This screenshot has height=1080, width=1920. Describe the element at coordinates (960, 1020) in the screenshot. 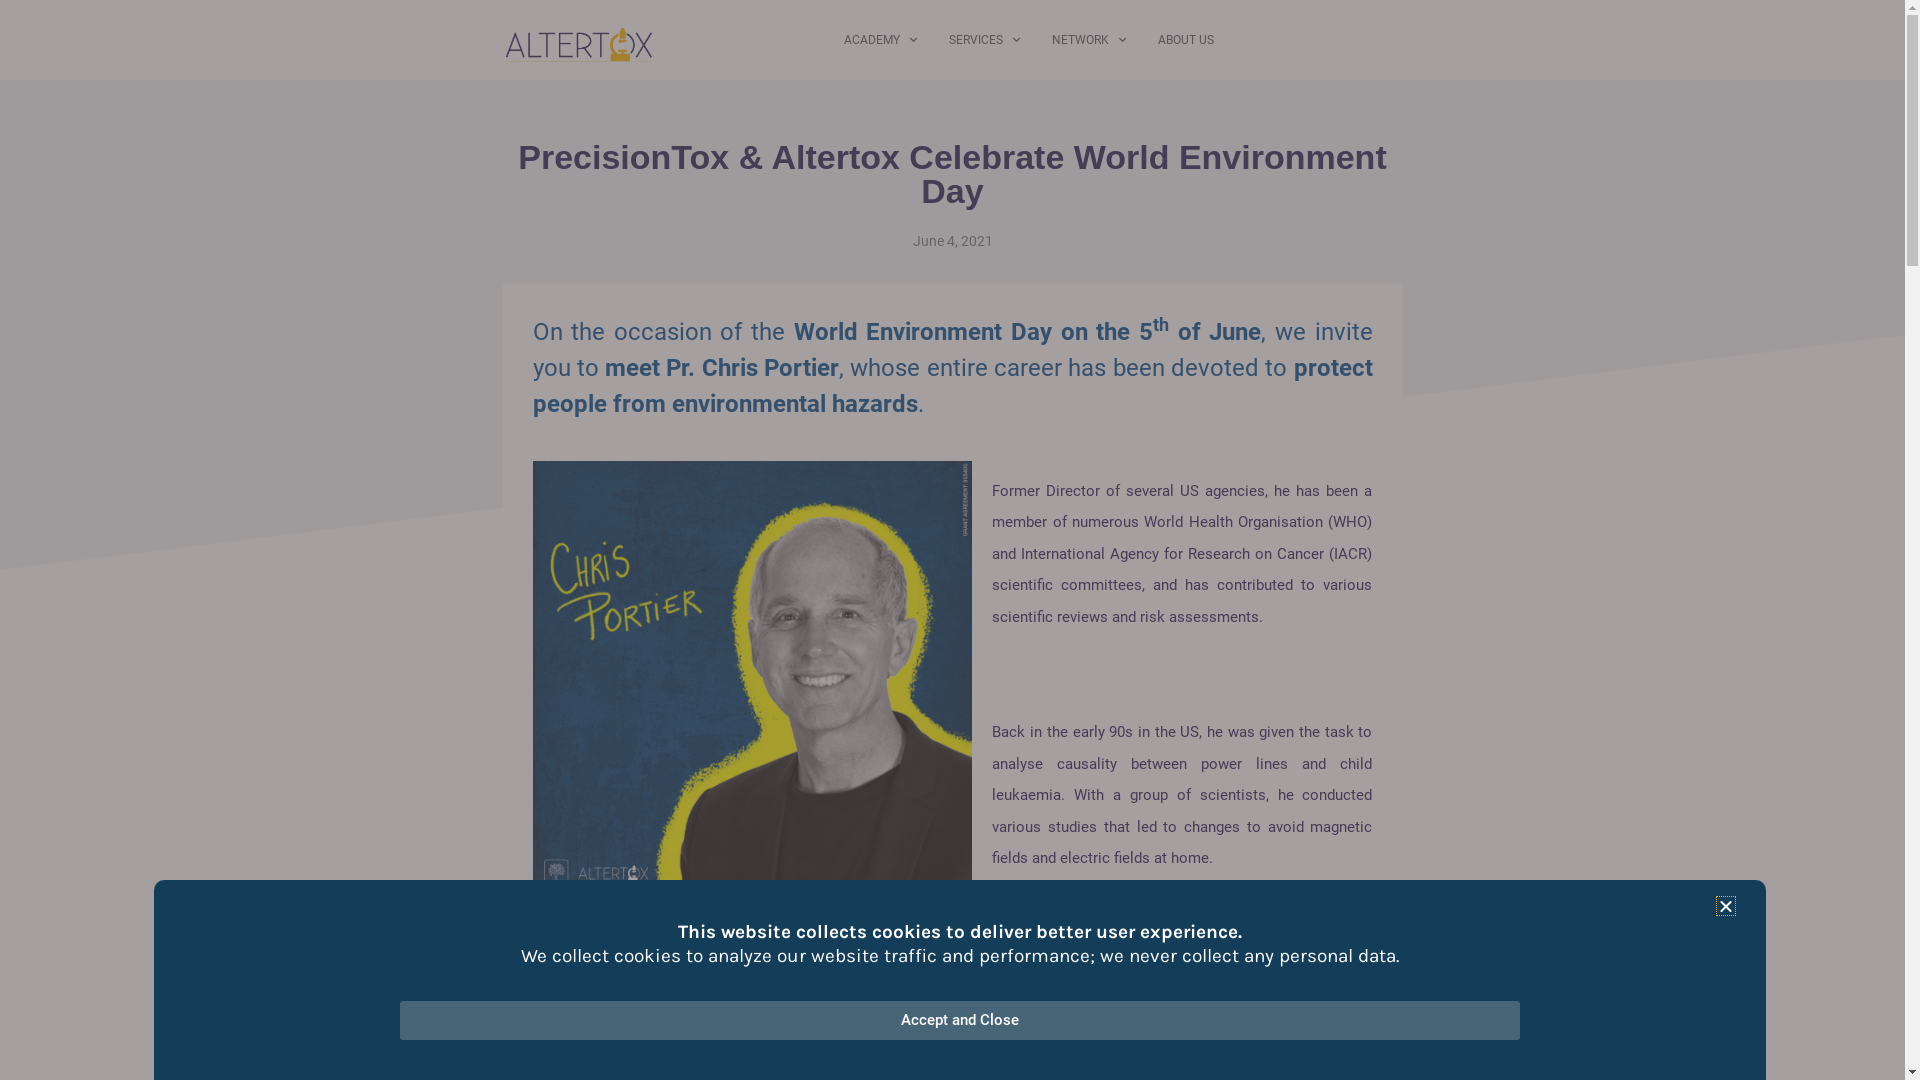

I see `'Accept and Close'` at that location.